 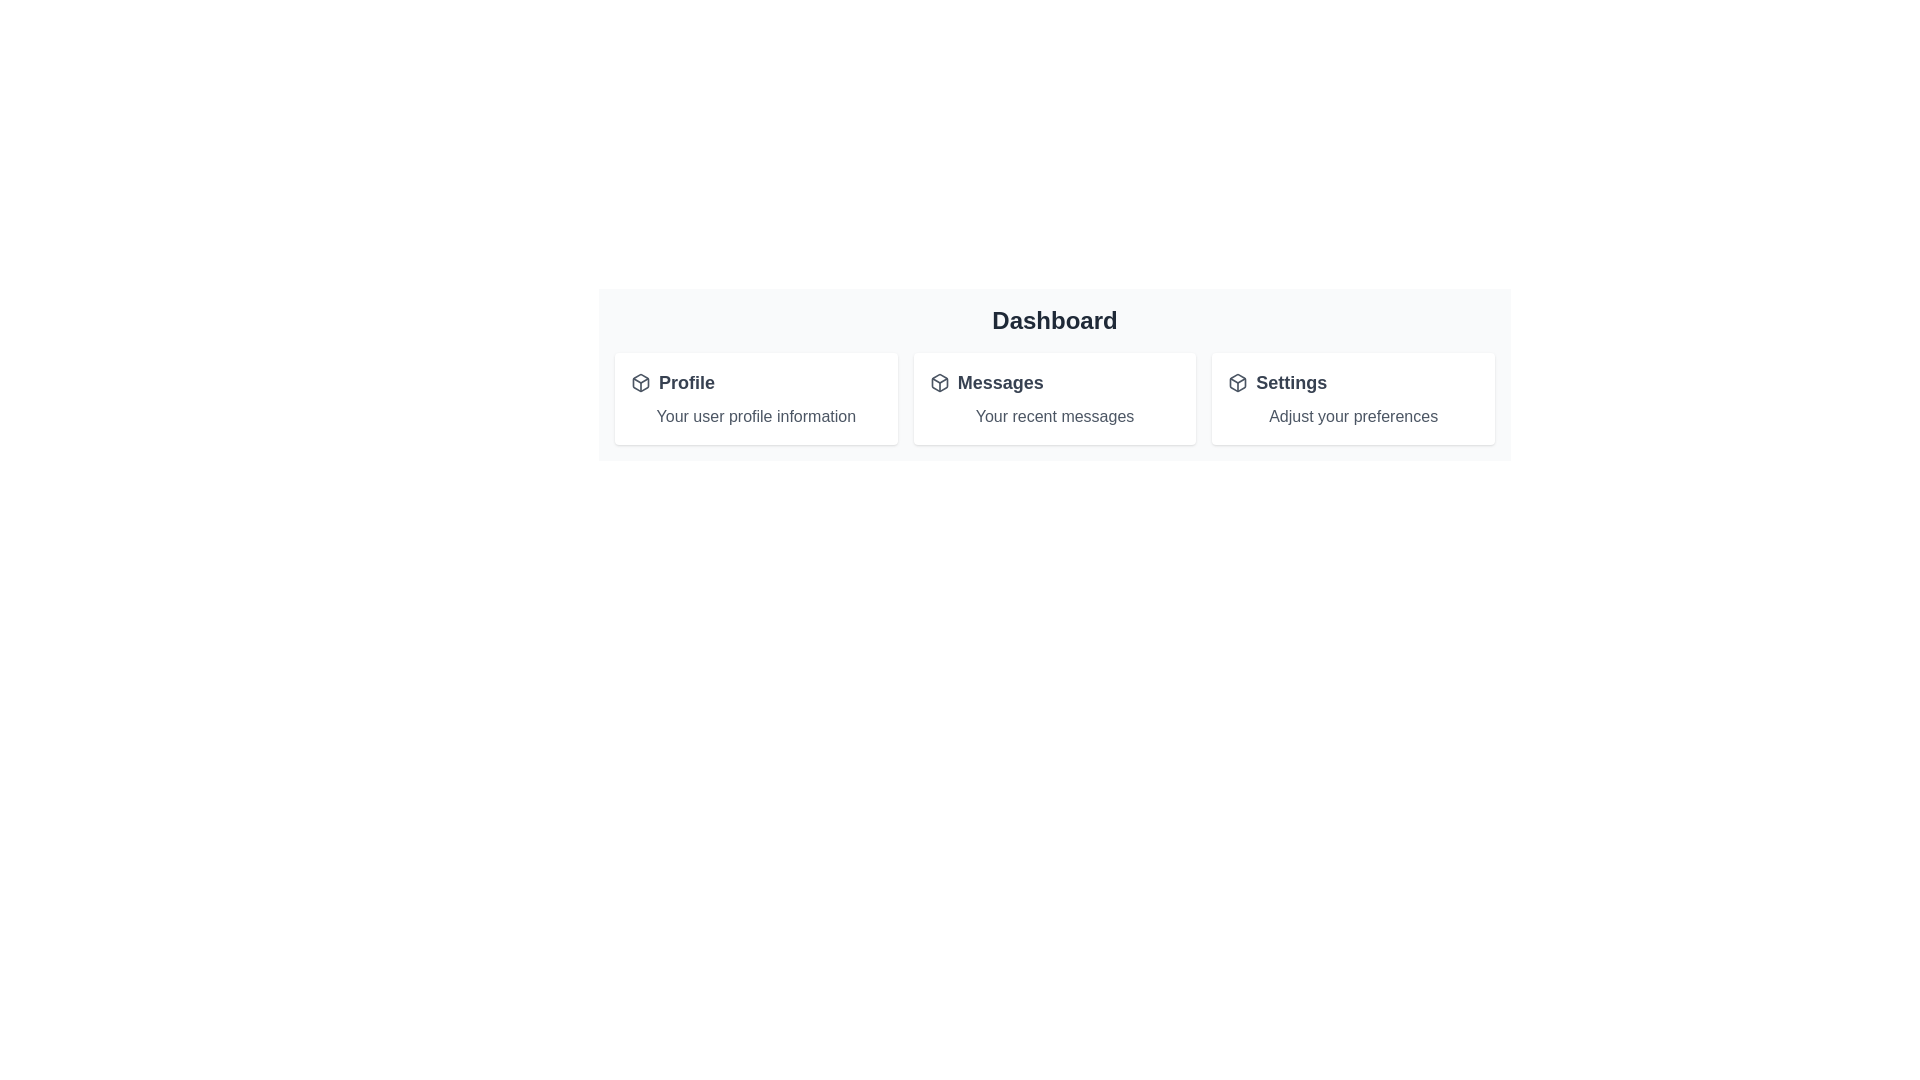 What do you see at coordinates (1237, 382) in the screenshot?
I see `the 'Settings' icon located in the top-center-right area of the interface` at bounding box center [1237, 382].